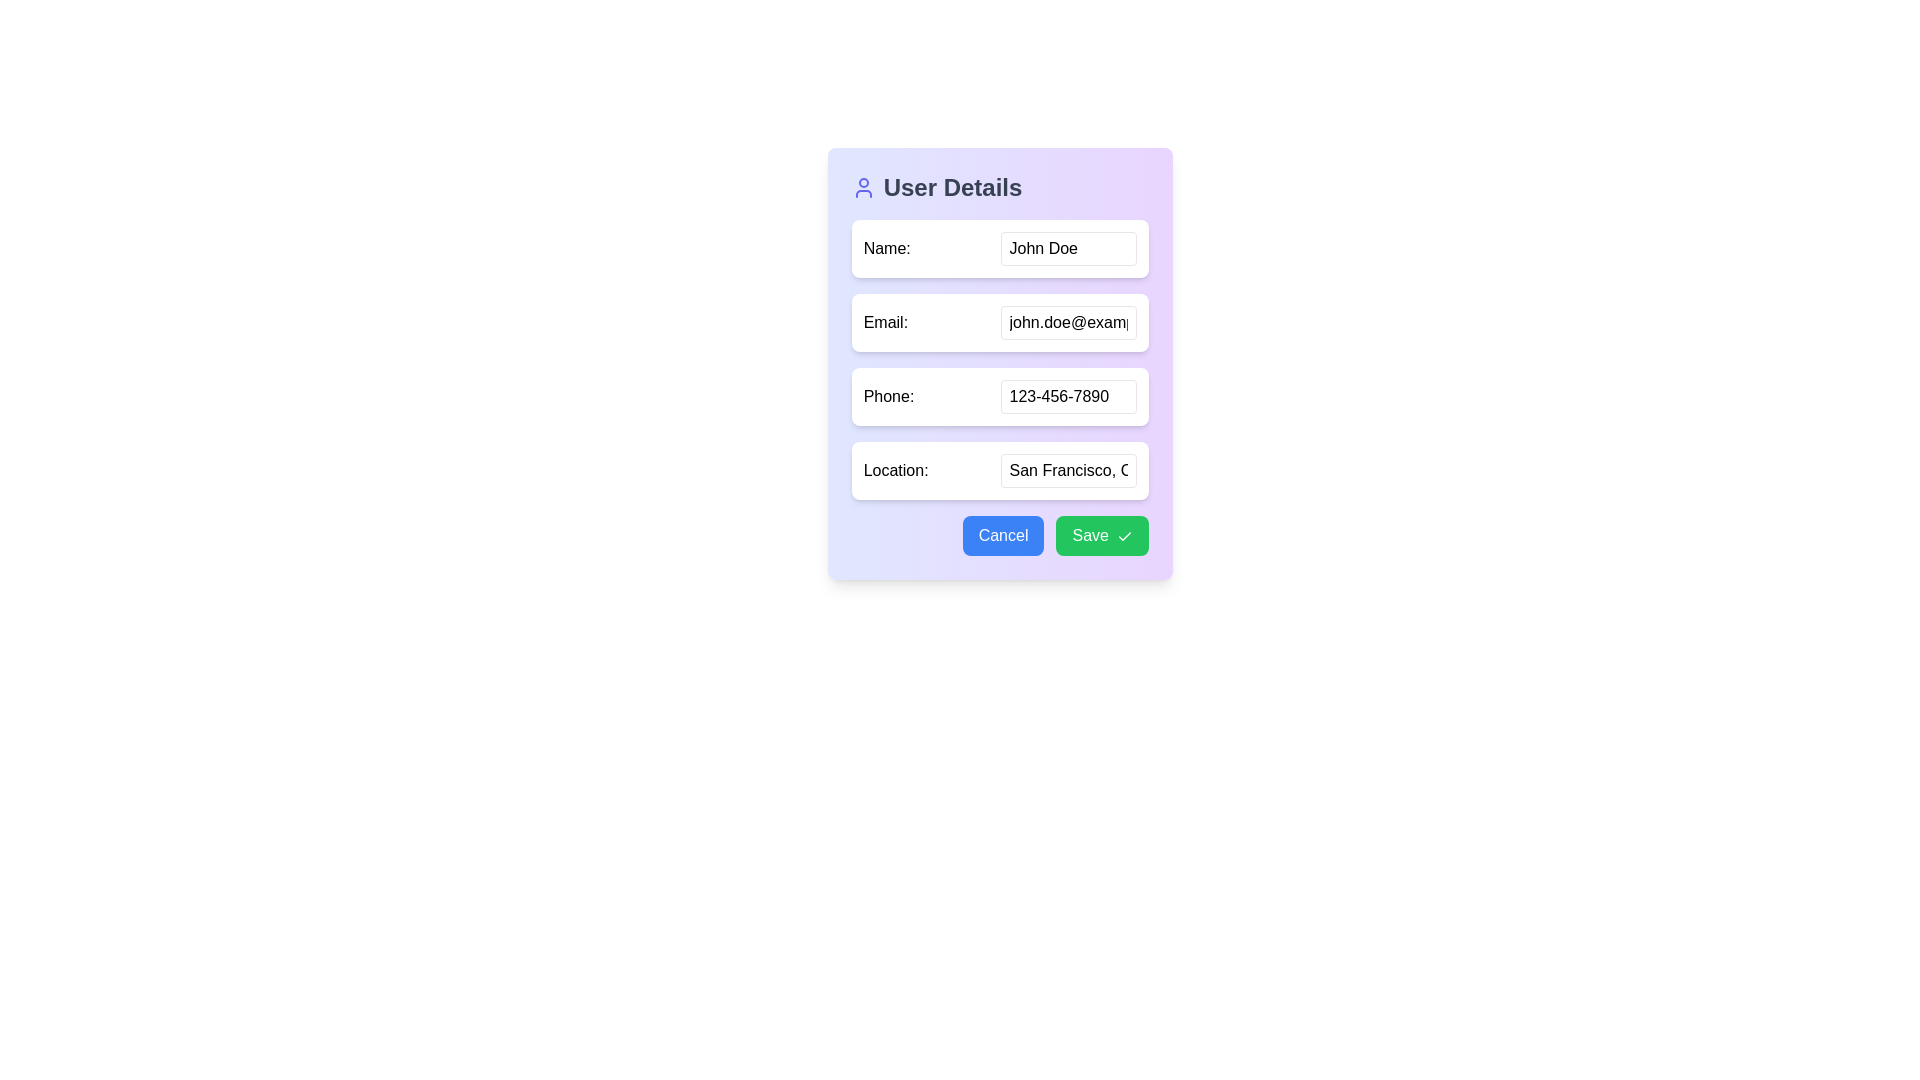  Describe the element at coordinates (884, 322) in the screenshot. I see `the 'Email:' label, which is aligned to the left of the email input field in the second row of the form` at that location.